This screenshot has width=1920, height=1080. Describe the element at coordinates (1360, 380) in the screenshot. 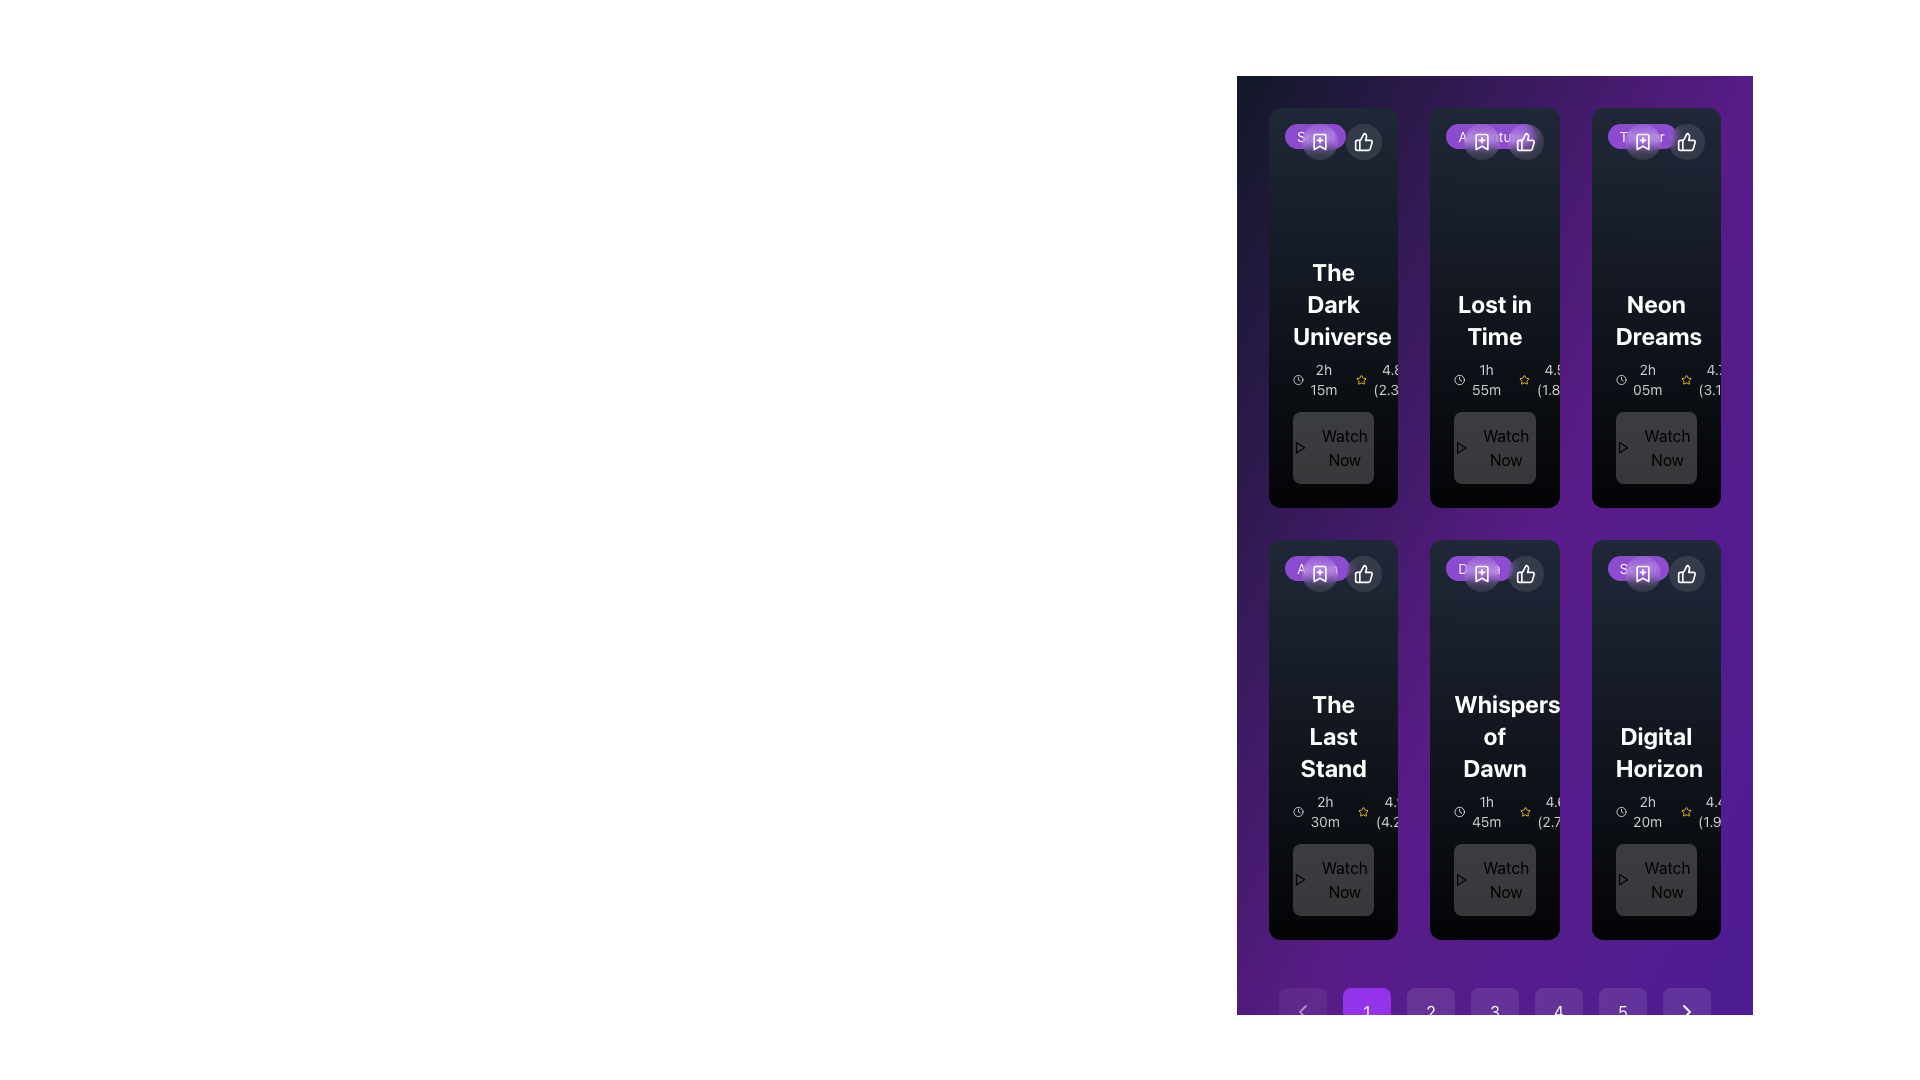

I see `the yellow star icon with a hollow center, which is part of the rating feature located in the upper section of a card, near the numeric rating text` at that location.